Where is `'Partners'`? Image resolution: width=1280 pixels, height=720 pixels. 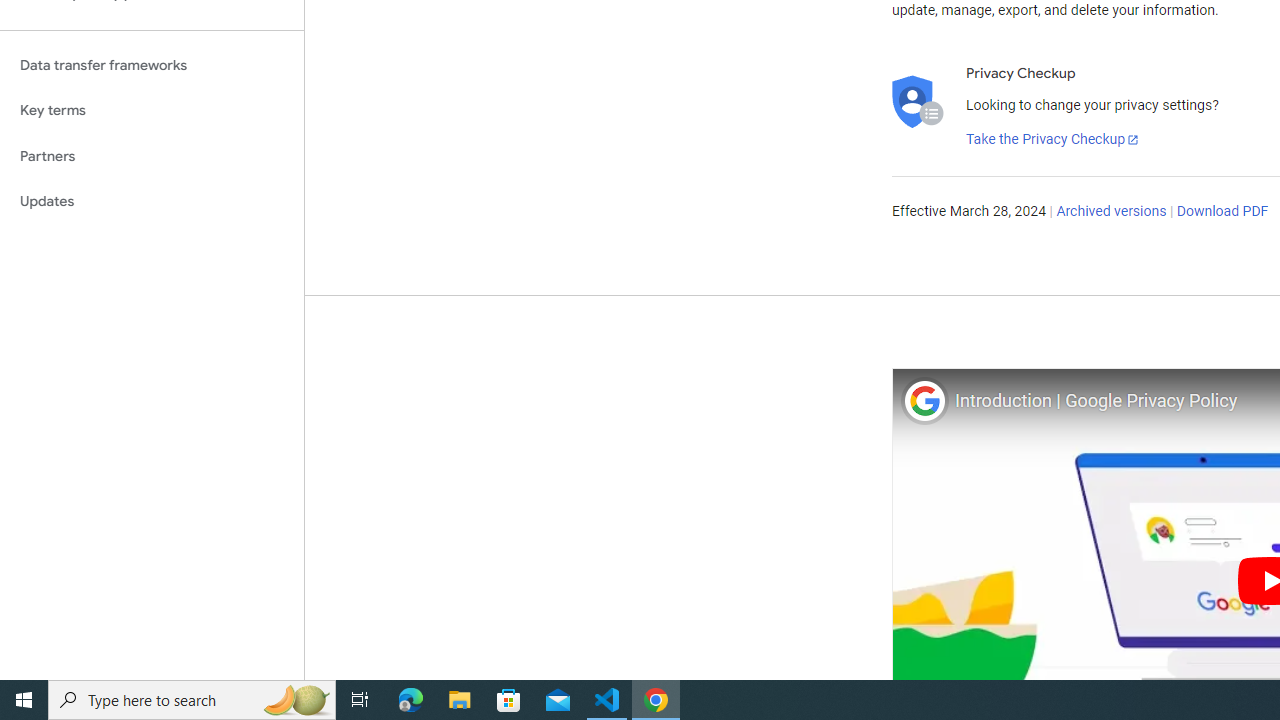 'Partners' is located at coordinates (151, 155).